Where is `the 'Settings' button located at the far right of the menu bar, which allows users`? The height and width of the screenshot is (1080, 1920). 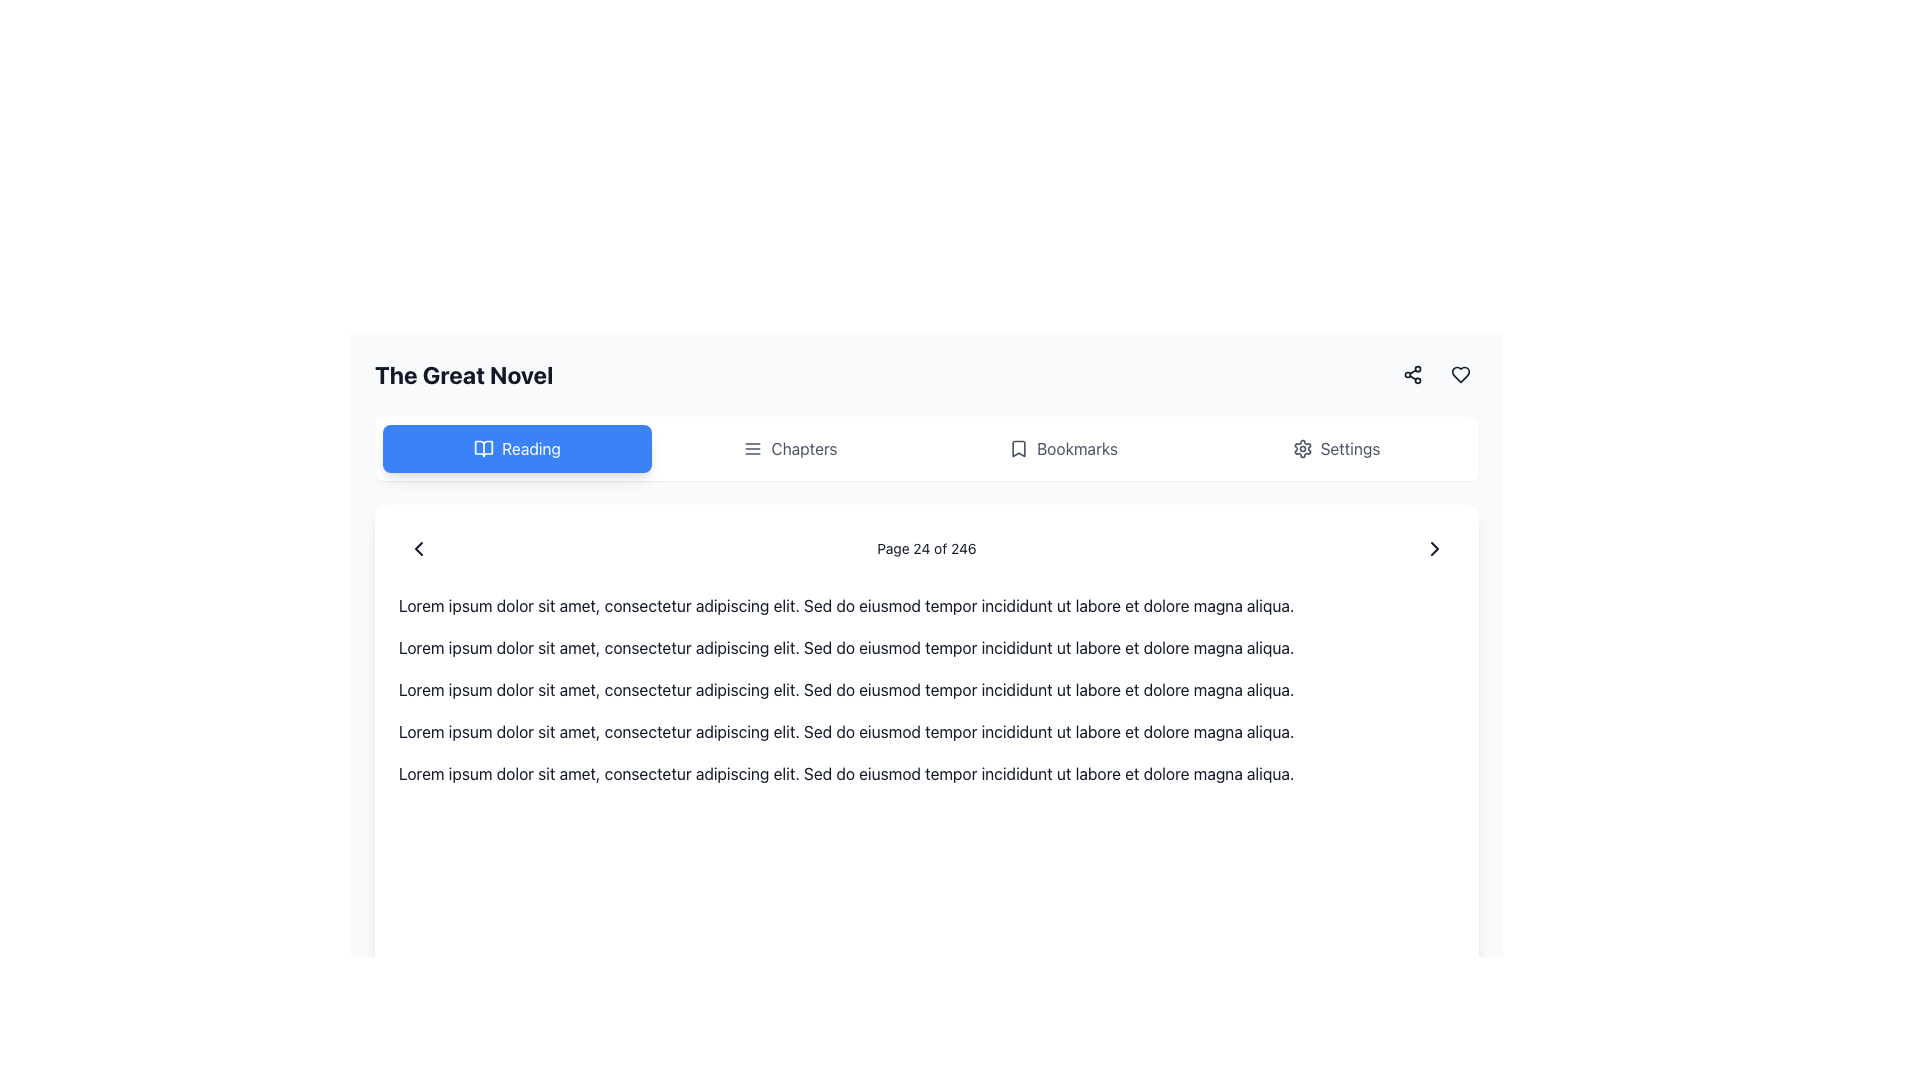 the 'Settings' button located at the far right of the menu bar, which allows users is located at coordinates (1336, 447).